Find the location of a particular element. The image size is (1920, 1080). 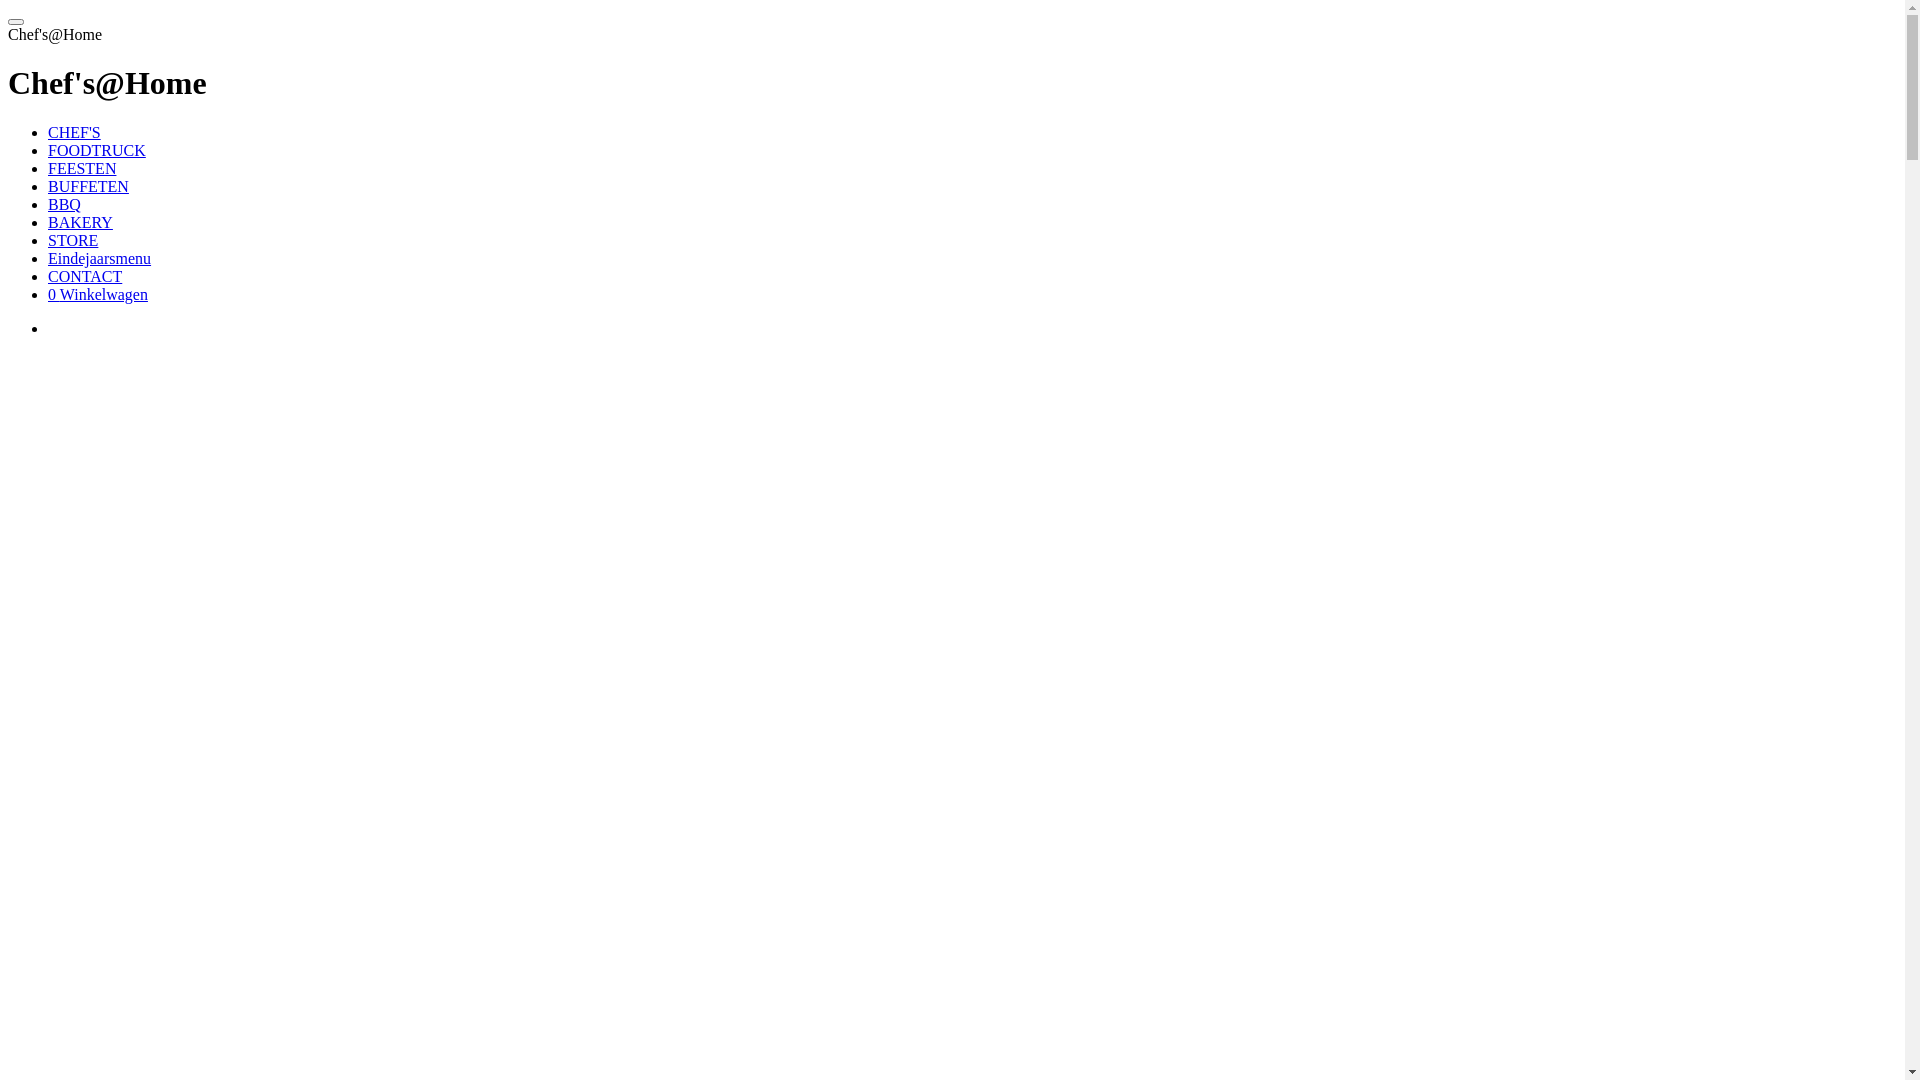

'BUFFETEN' is located at coordinates (87, 186).